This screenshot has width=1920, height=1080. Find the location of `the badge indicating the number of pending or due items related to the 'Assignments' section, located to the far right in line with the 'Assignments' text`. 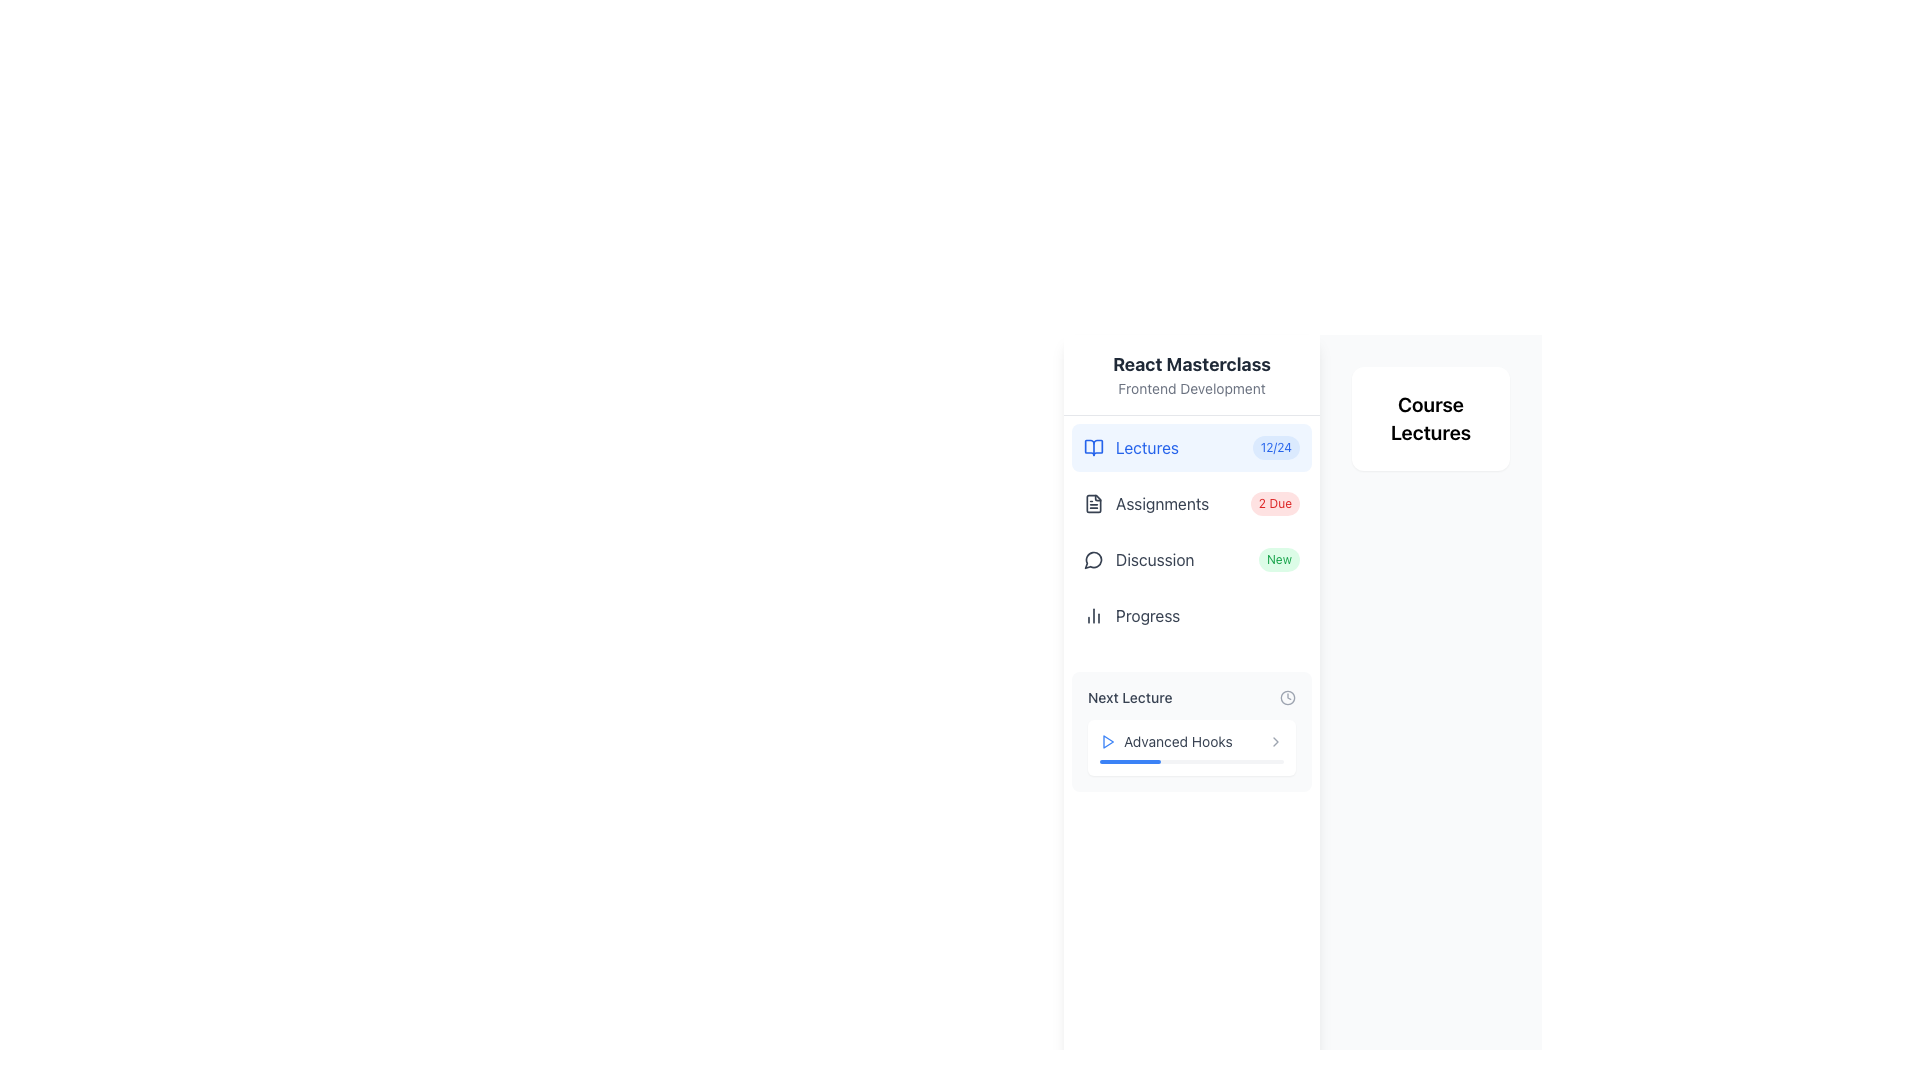

the badge indicating the number of pending or due items related to the 'Assignments' section, located to the far right in line with the 'Assignments' text is located at coordinates (1274, 503).